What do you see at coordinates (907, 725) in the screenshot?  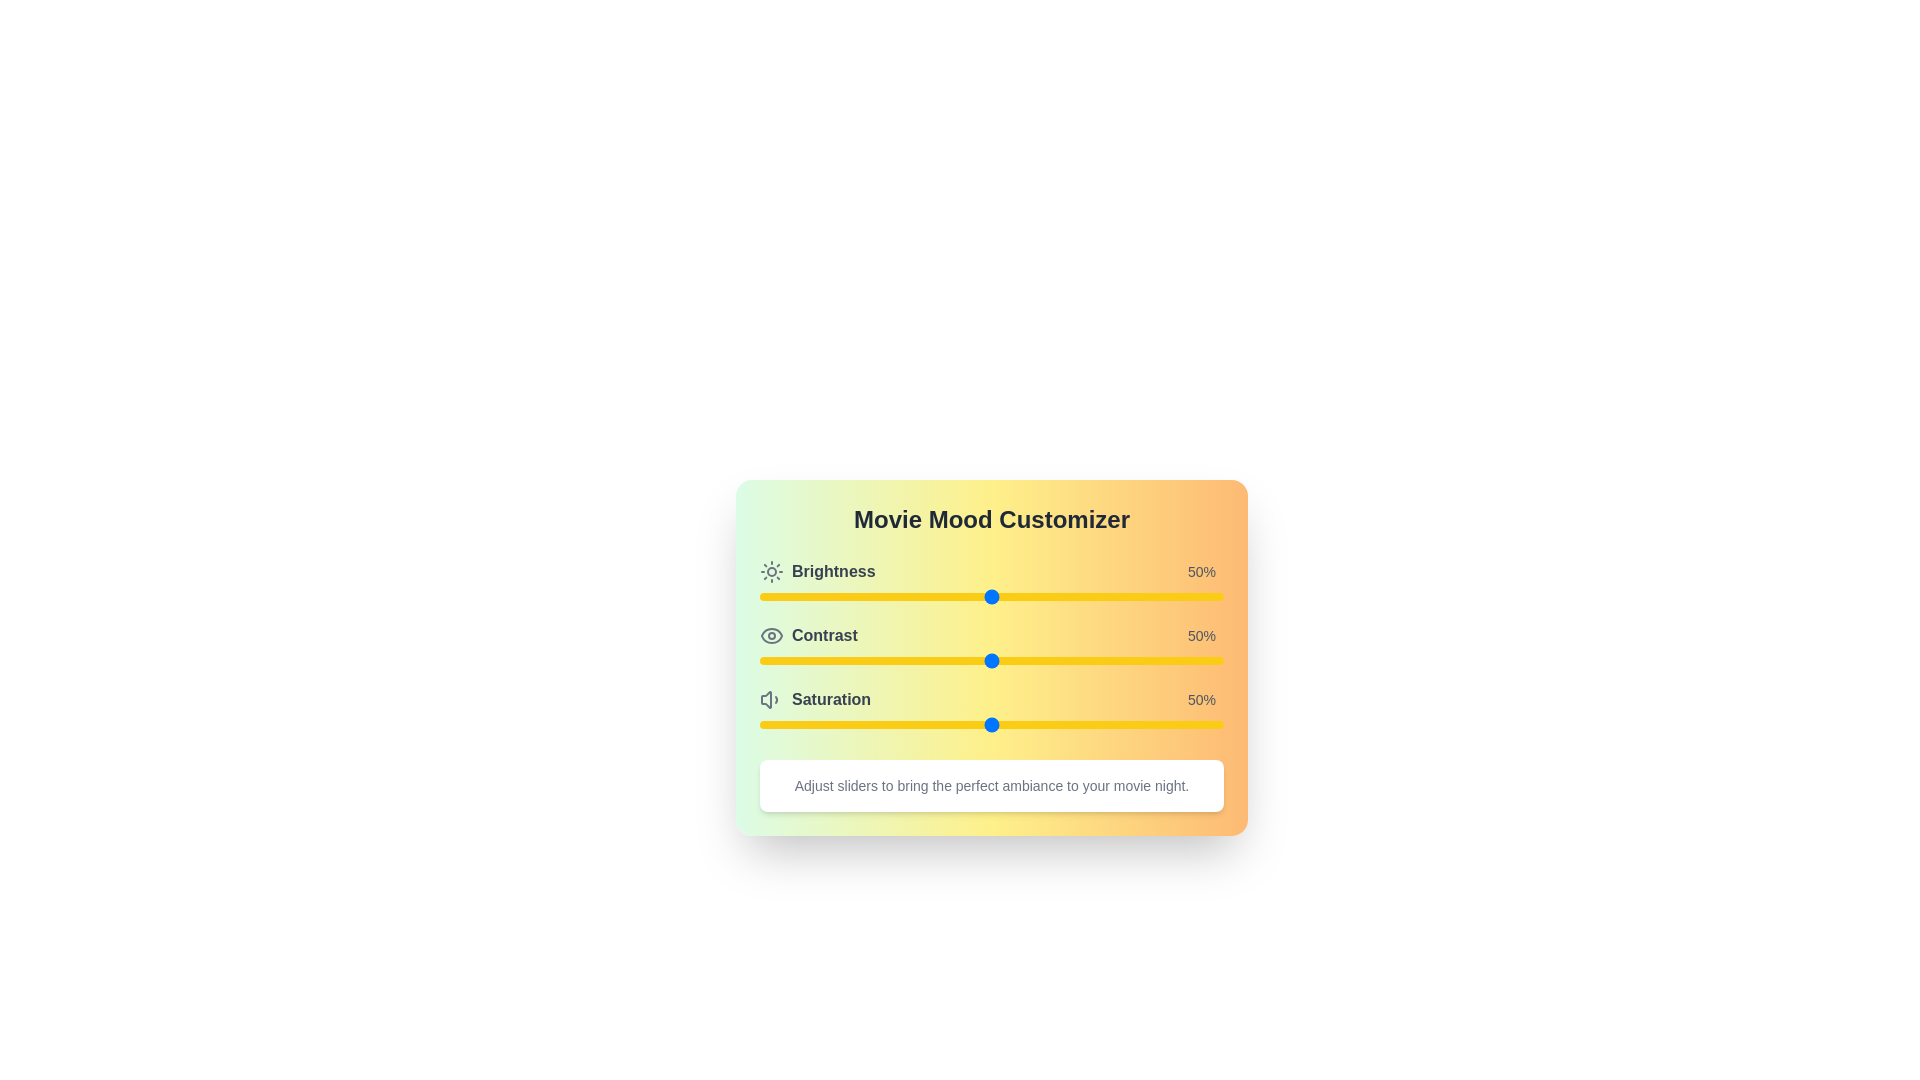 I see `the slider` at bounding box center [907, 725].